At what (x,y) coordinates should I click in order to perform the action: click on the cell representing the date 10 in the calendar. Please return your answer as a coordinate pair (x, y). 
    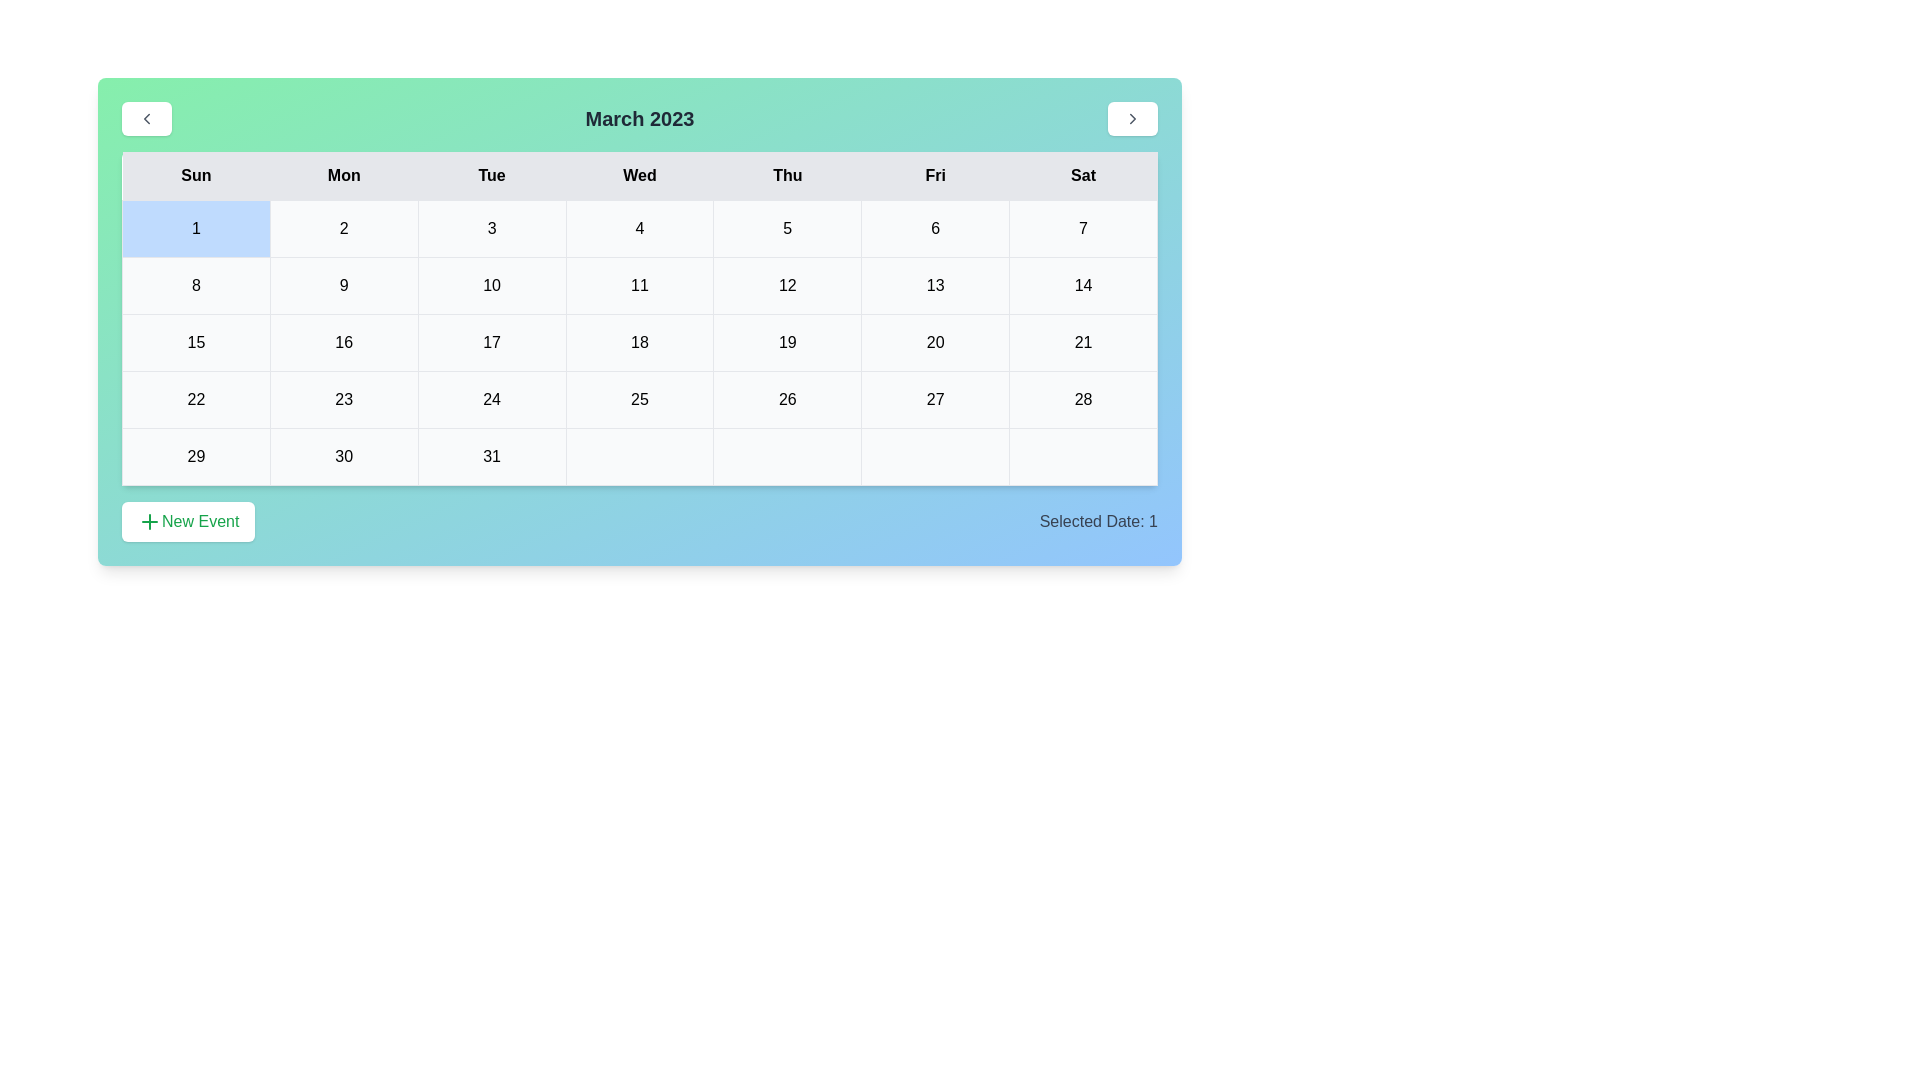
    Looking at the image, I should click on (491, 285).